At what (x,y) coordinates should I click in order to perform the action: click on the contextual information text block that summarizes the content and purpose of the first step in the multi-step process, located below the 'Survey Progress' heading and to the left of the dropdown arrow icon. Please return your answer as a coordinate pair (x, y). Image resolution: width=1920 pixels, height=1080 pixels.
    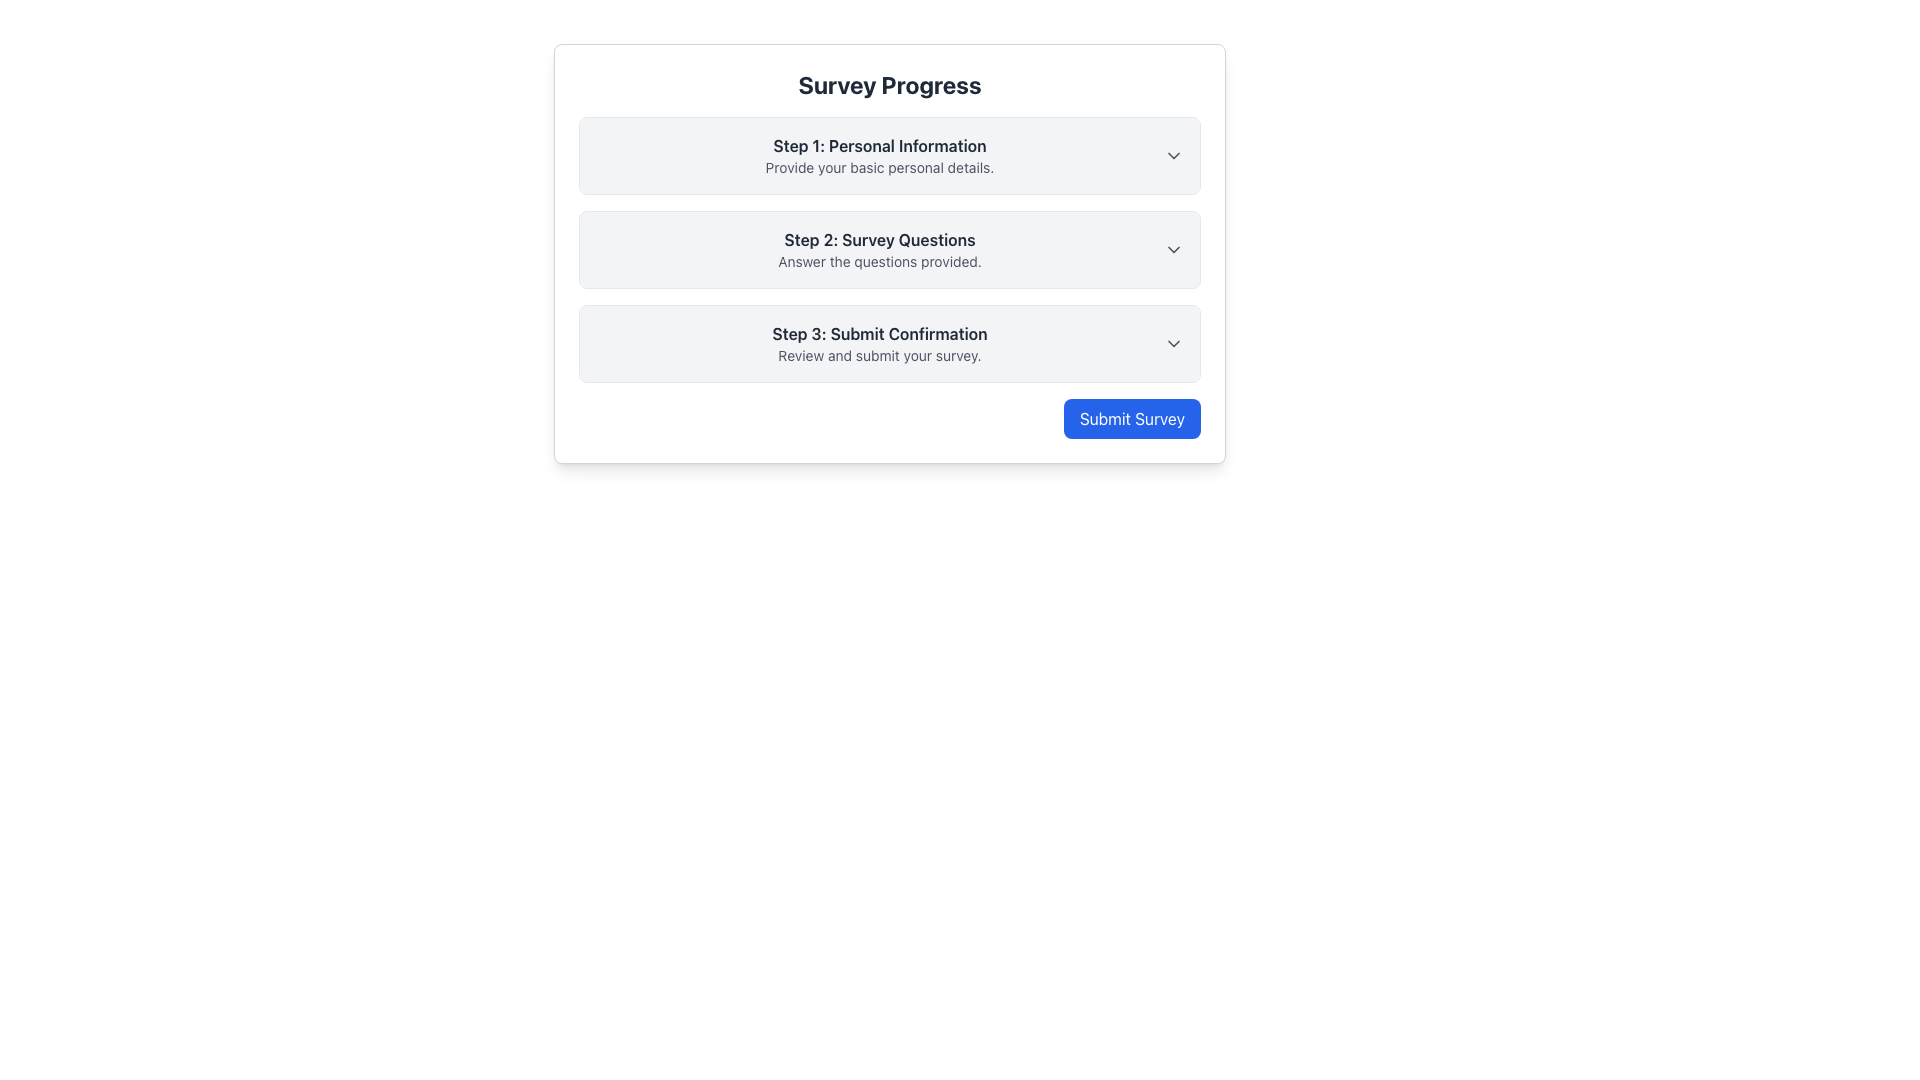
    Looking at the image, I should click on (879, 154).